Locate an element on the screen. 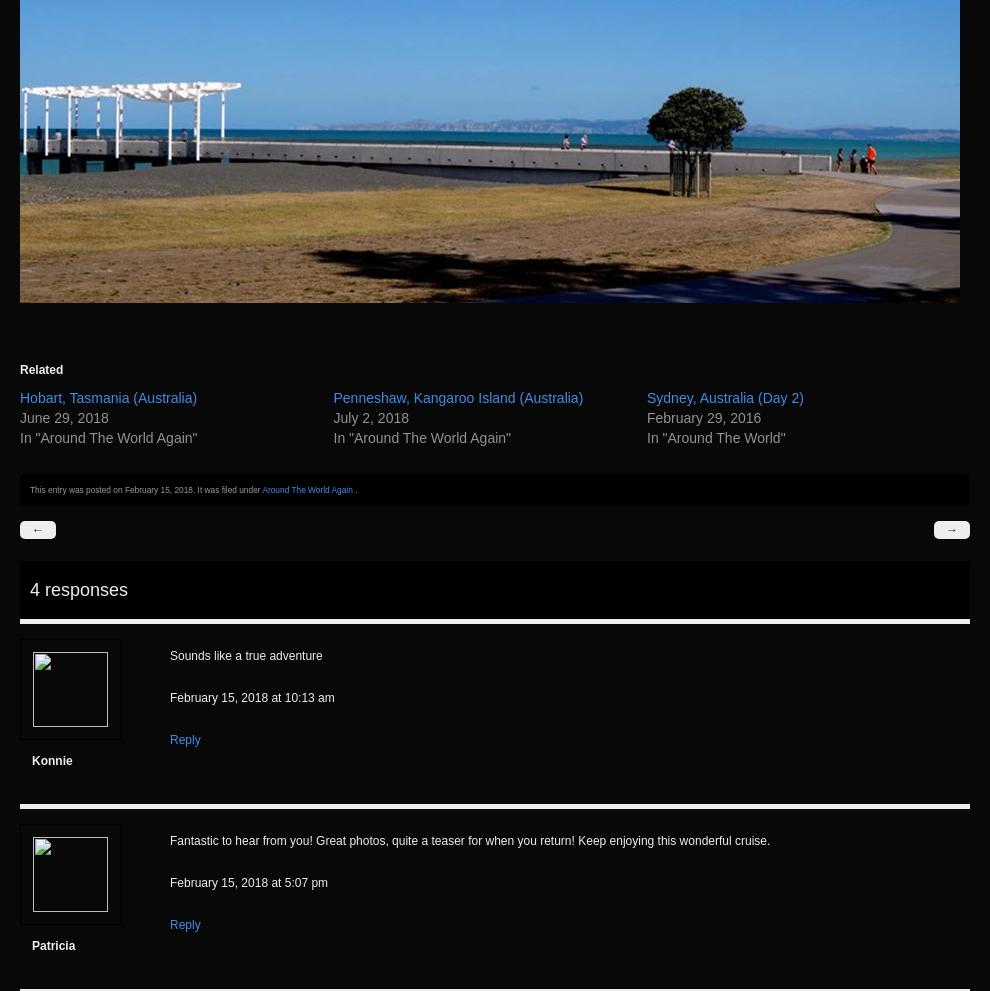 Image resolution: width=990 pixels, height=991 pixels. 'Related' is located at coordinates (40, 369).